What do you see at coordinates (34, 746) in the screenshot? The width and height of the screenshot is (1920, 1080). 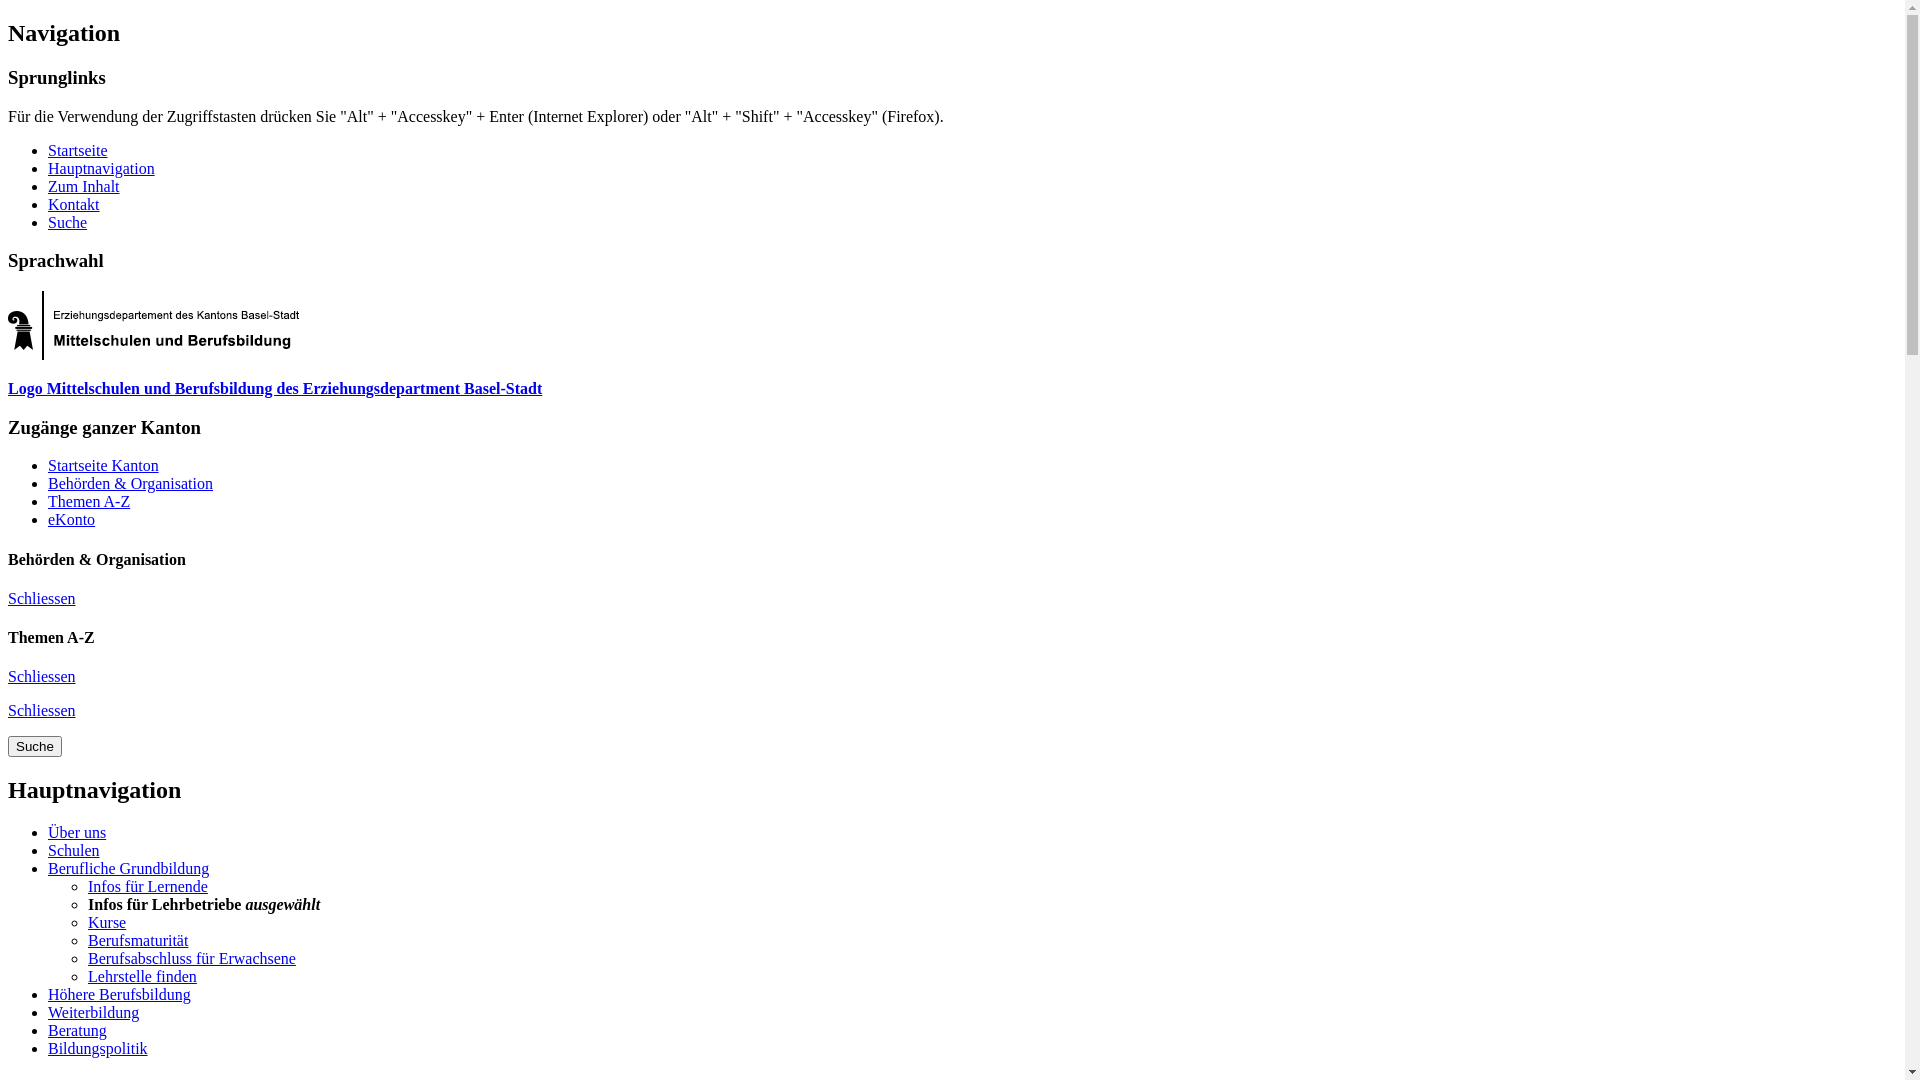 I see `'Suche'` at bounding box center [34, 746].